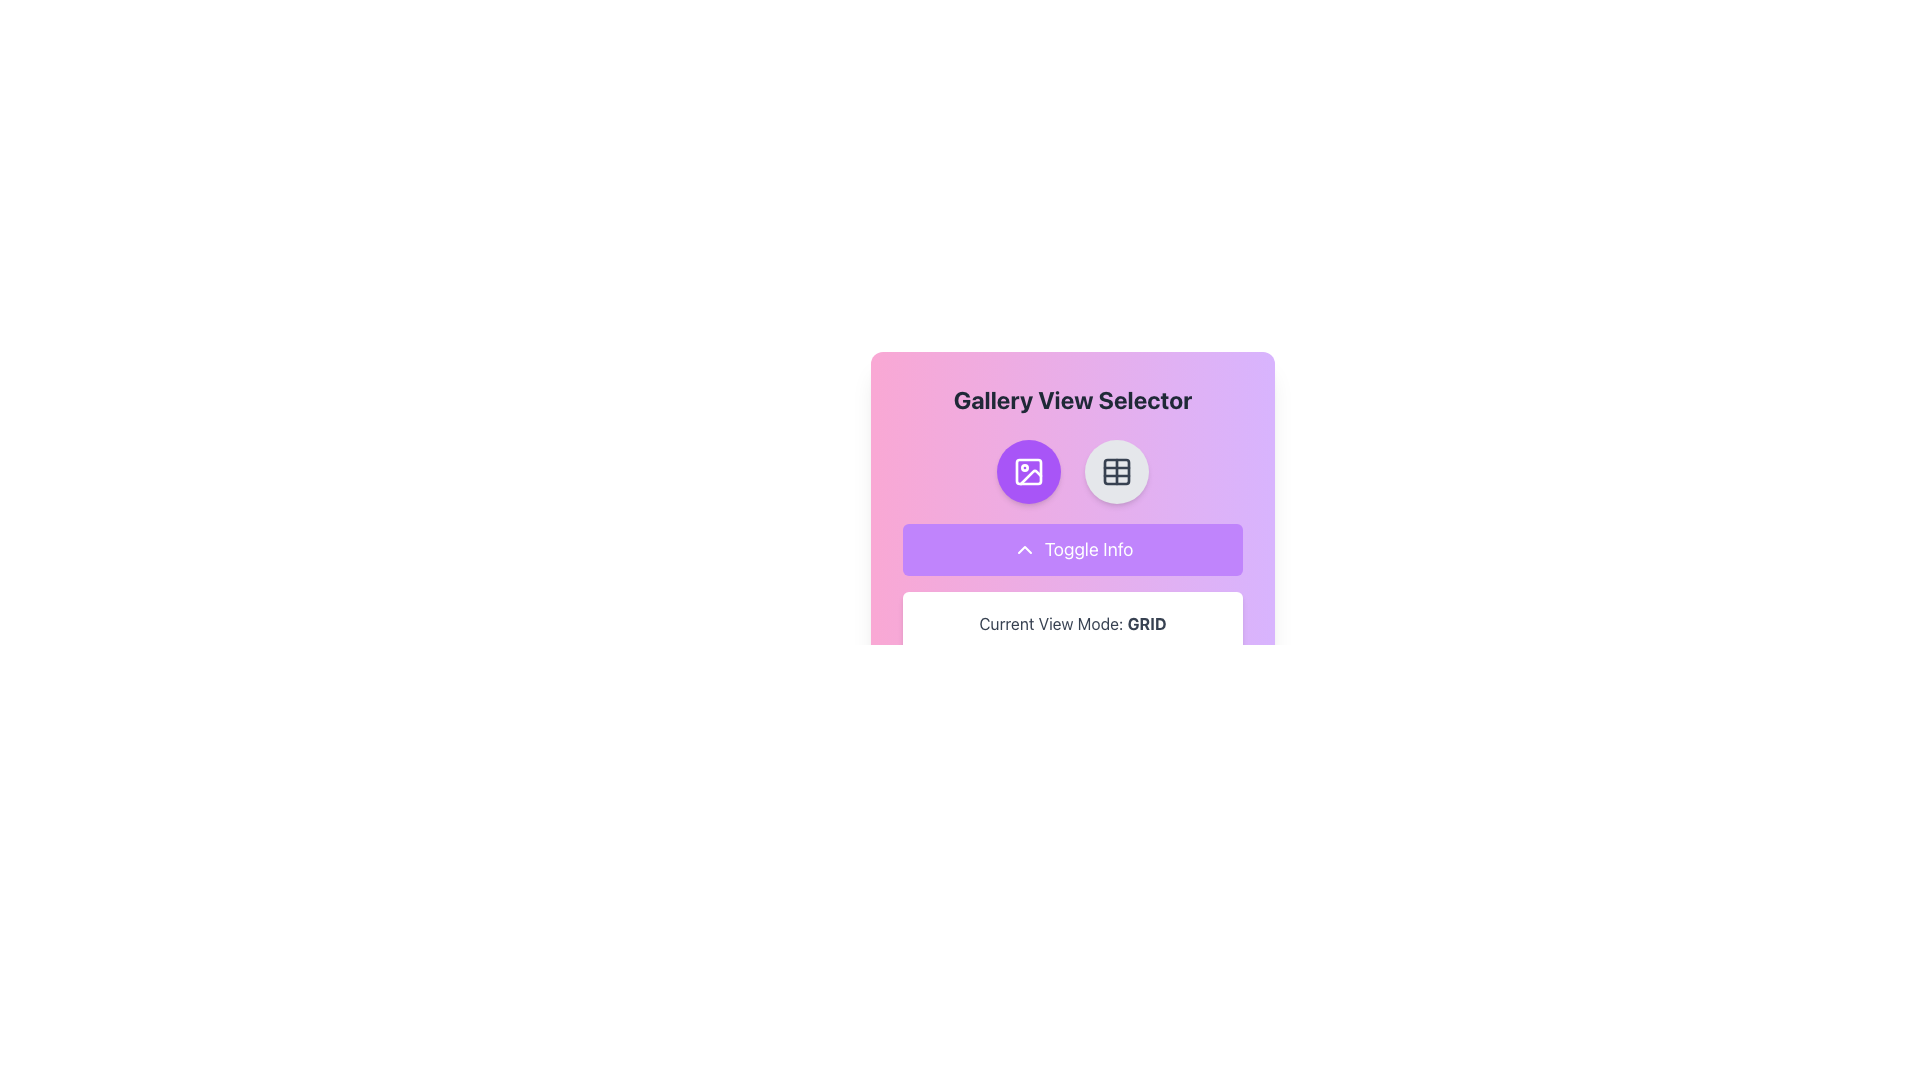 Image resolution: width=1920 pixels, height=1080 pixels. What do you see at coordinates (1028, 471) in the screenshot?
I see `the first rounded button with a purple background and a white image icon, located below the 'Gallery View Selector' label` at bounding box center [1028, 471].